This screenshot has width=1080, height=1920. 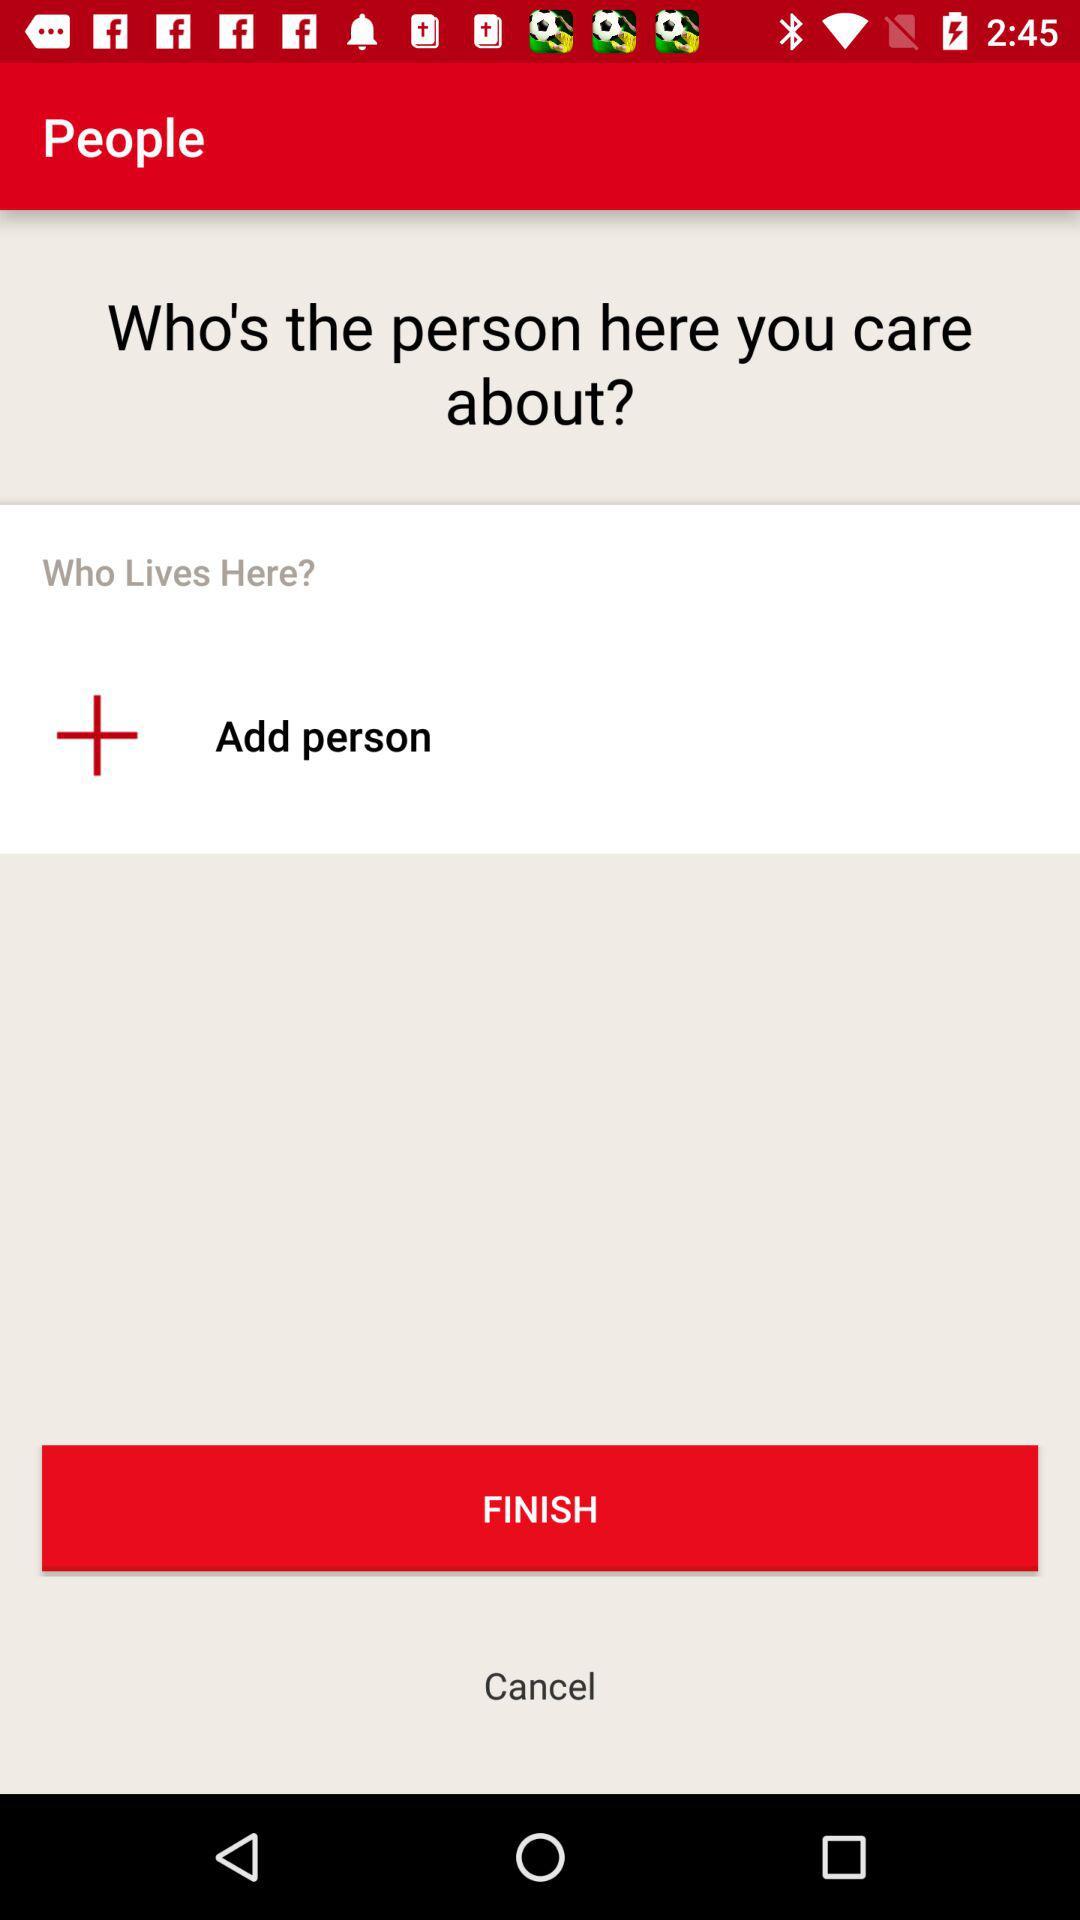 What do you see at coordinates (540, 1508) in the screenshot?
I see `the icon above cancel item` at bounding box center [540, 1508].